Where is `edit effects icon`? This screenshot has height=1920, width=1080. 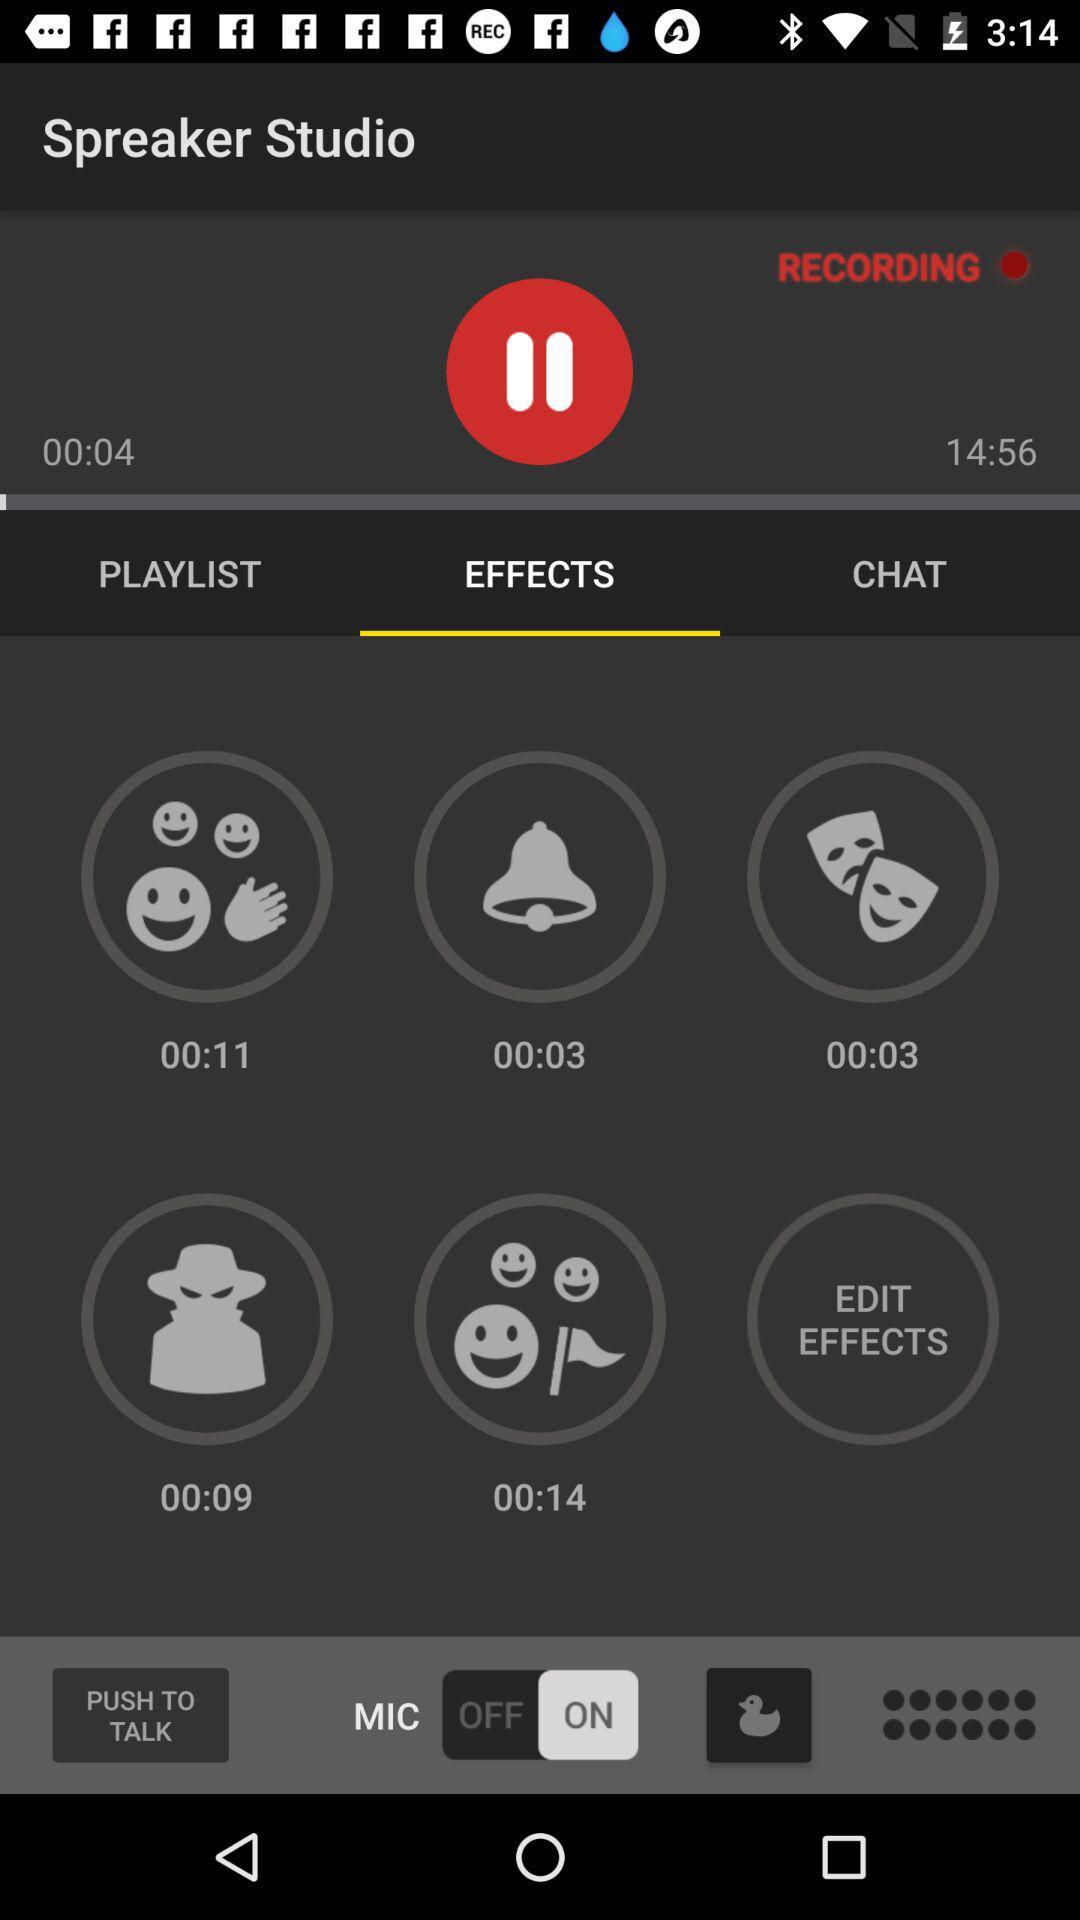 edit effects icon is located at coordinates (871, 1319).